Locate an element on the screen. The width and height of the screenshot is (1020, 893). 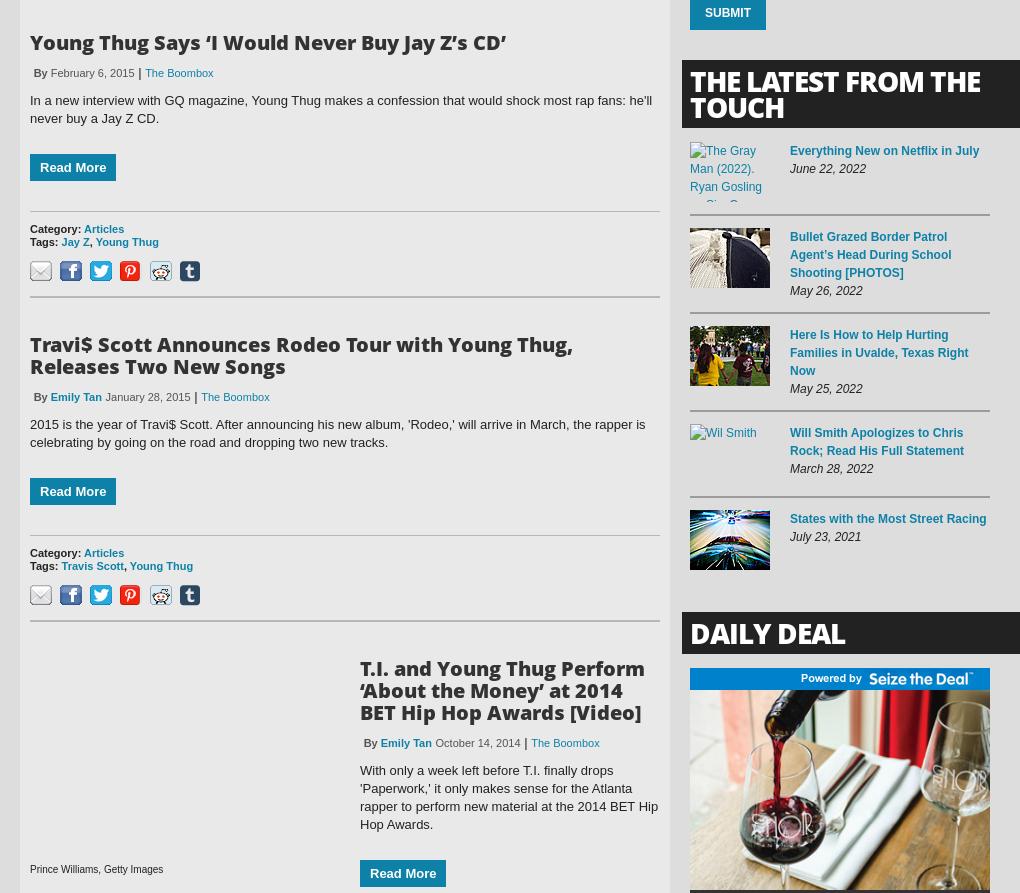
'The Latest From The Touch' is located at coordinates (834, 94).